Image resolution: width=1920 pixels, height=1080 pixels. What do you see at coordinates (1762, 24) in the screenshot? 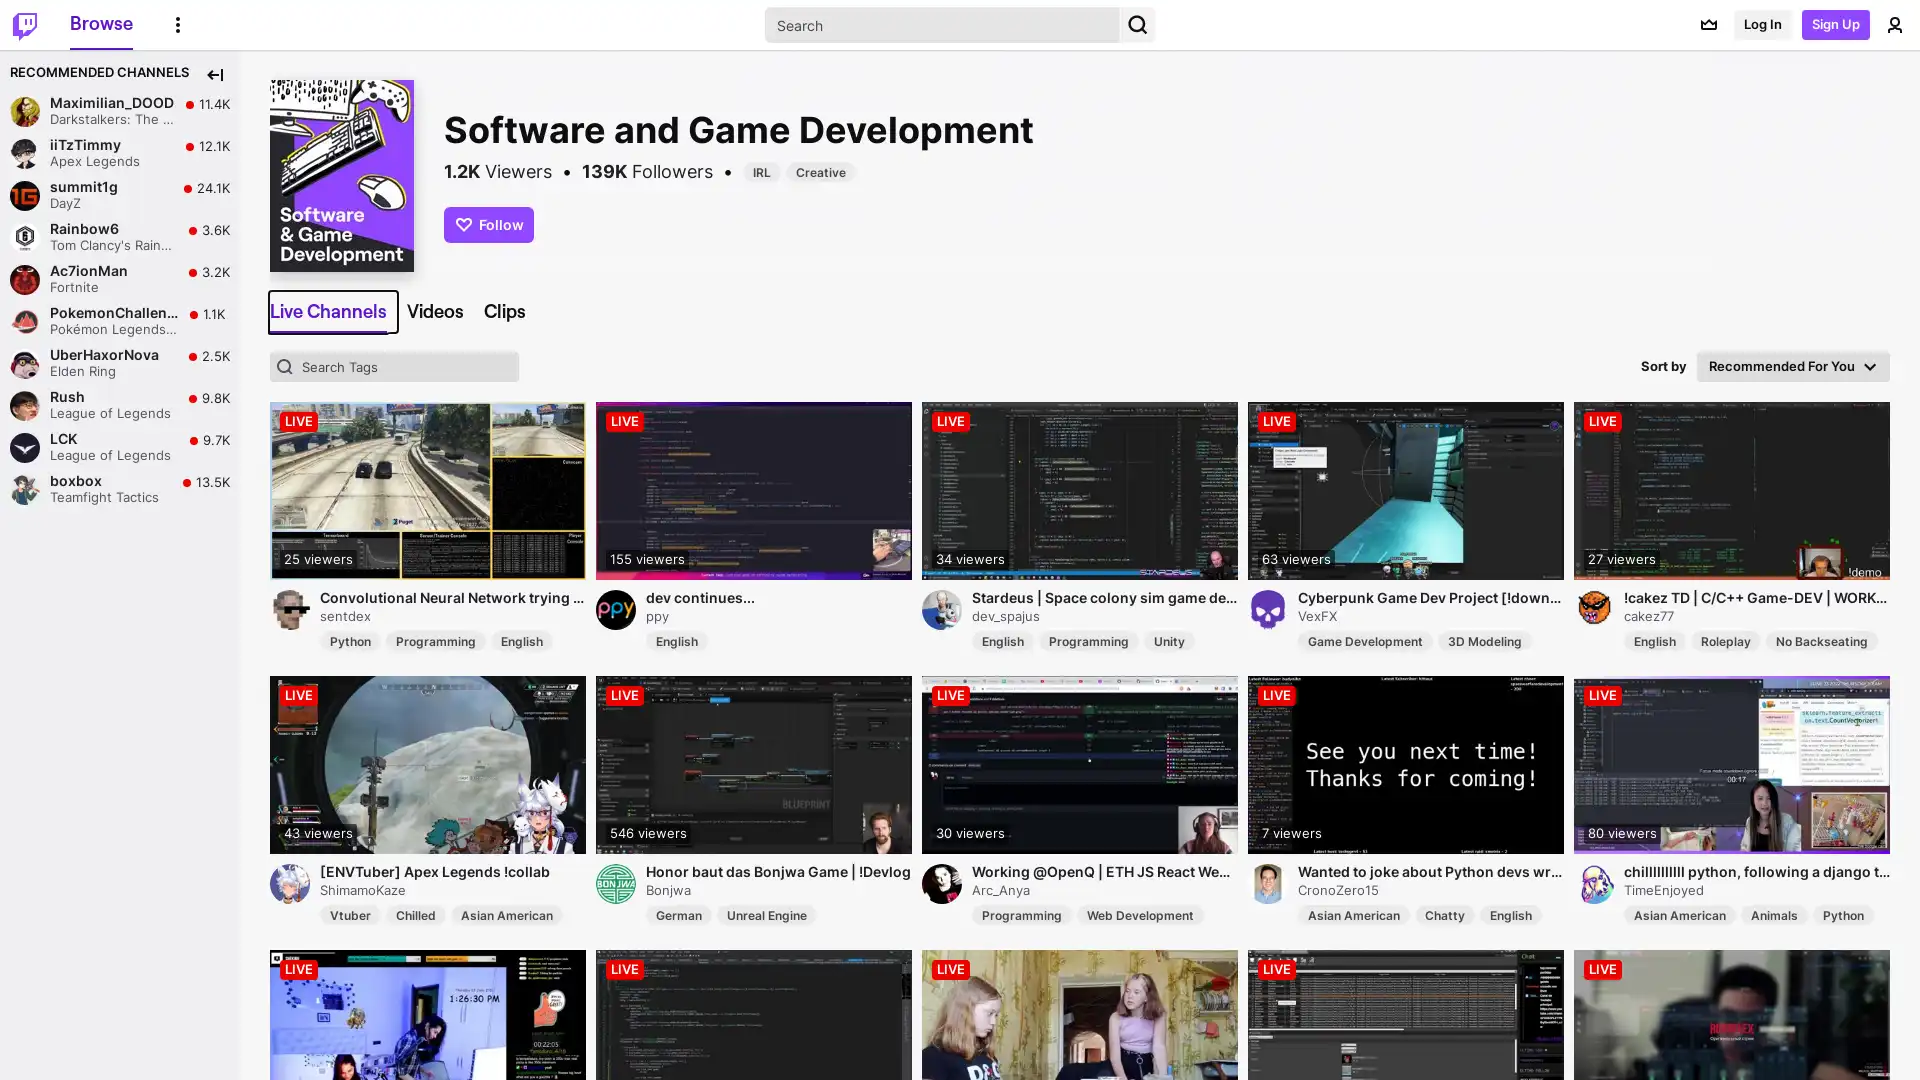
I see `Log In` at bounding box center [1762, 24].